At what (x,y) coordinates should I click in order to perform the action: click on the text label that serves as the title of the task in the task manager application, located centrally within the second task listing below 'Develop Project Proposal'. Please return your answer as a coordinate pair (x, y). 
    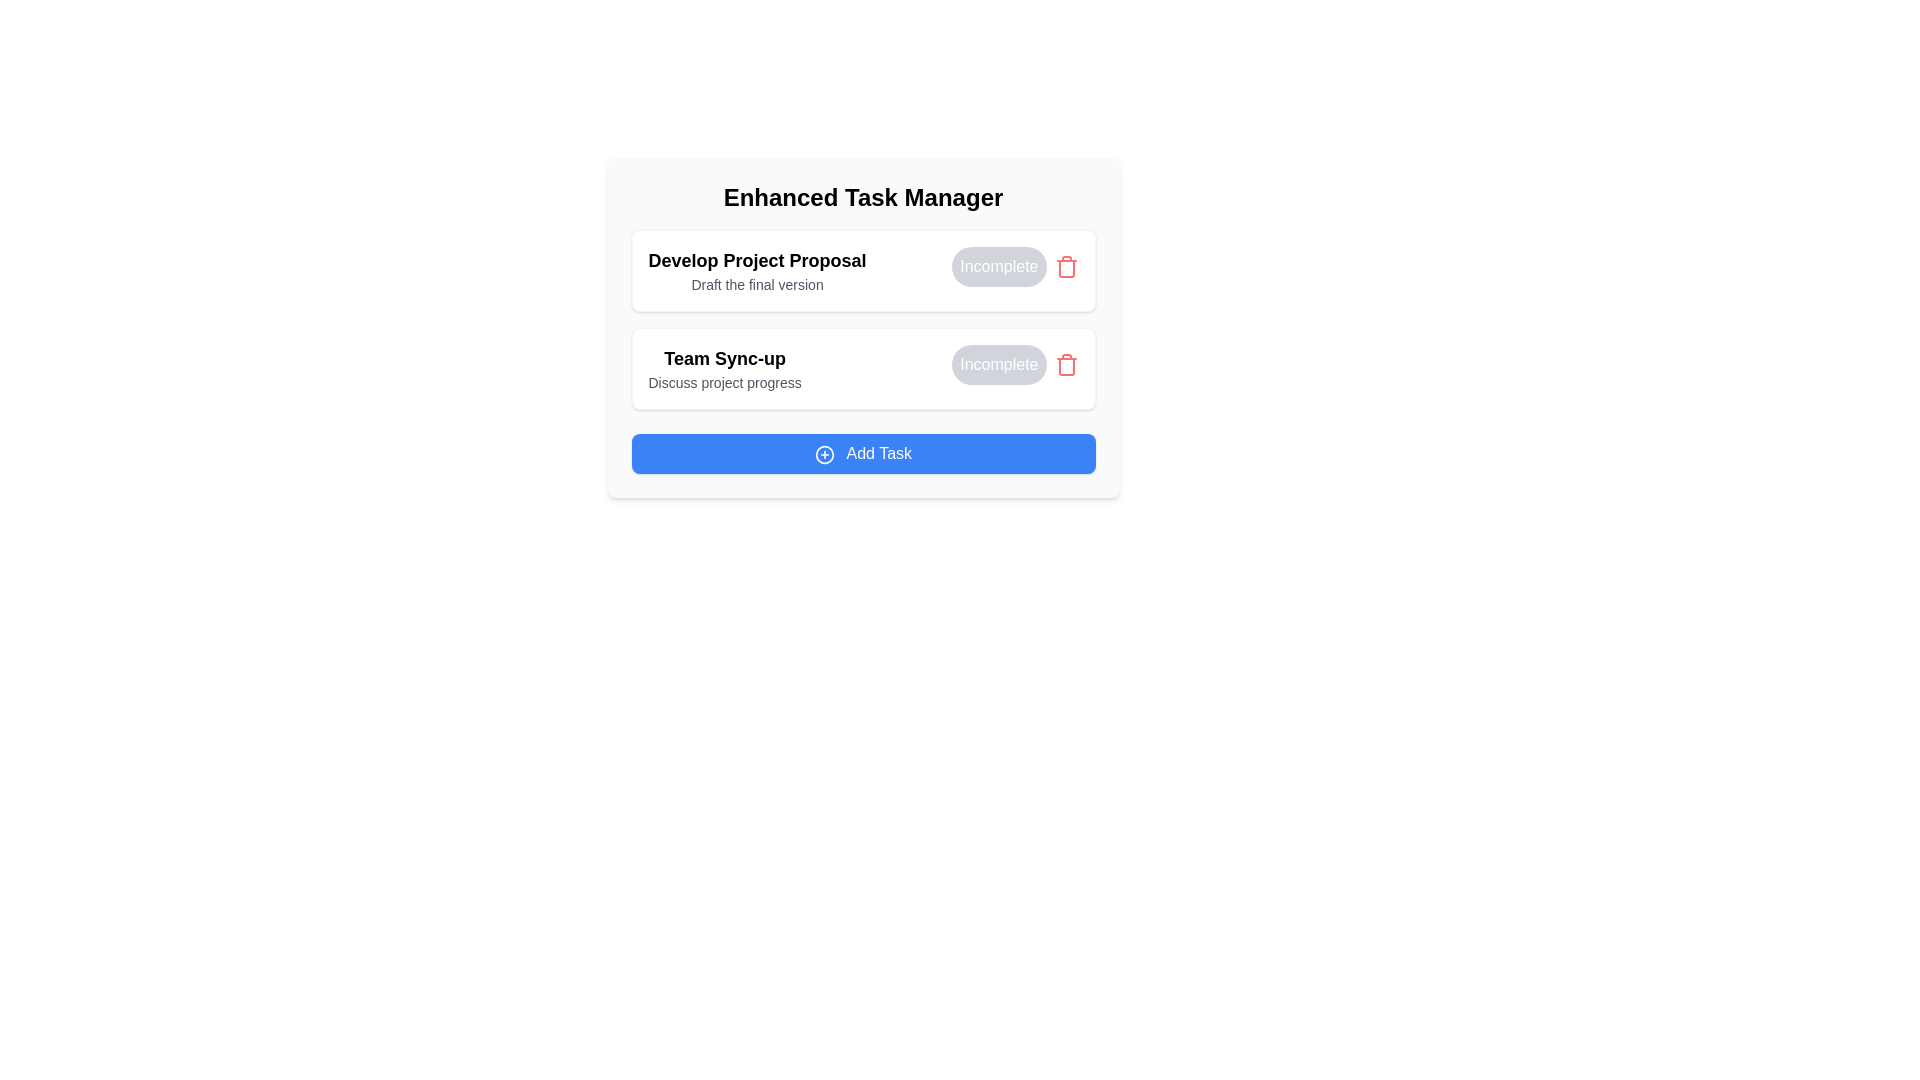
    Looking at the image, I should click on (724, 357).